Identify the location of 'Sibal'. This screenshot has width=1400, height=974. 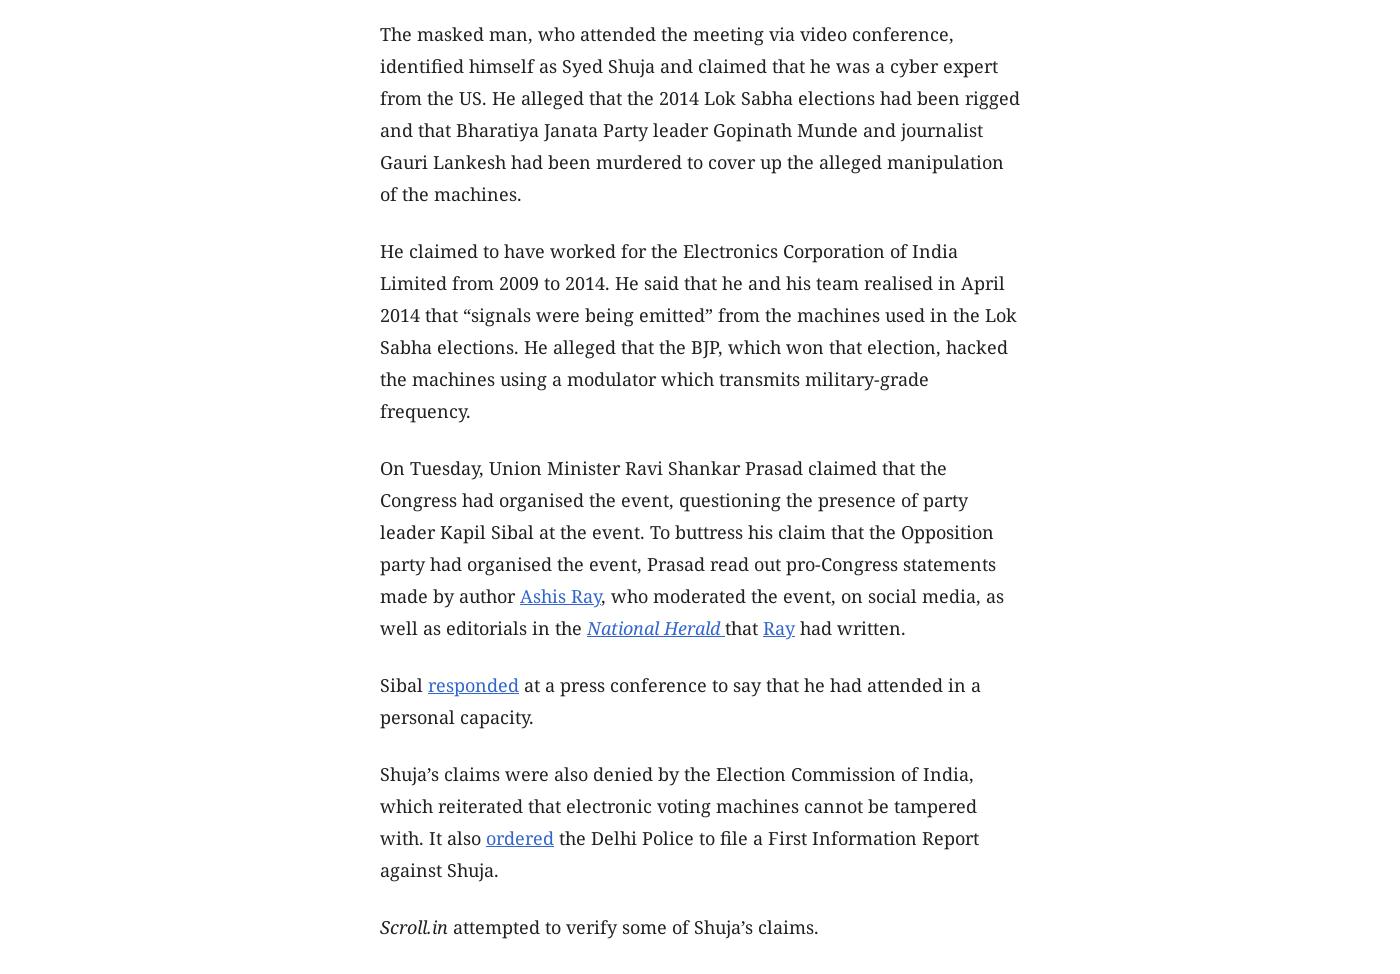
(404, 685).